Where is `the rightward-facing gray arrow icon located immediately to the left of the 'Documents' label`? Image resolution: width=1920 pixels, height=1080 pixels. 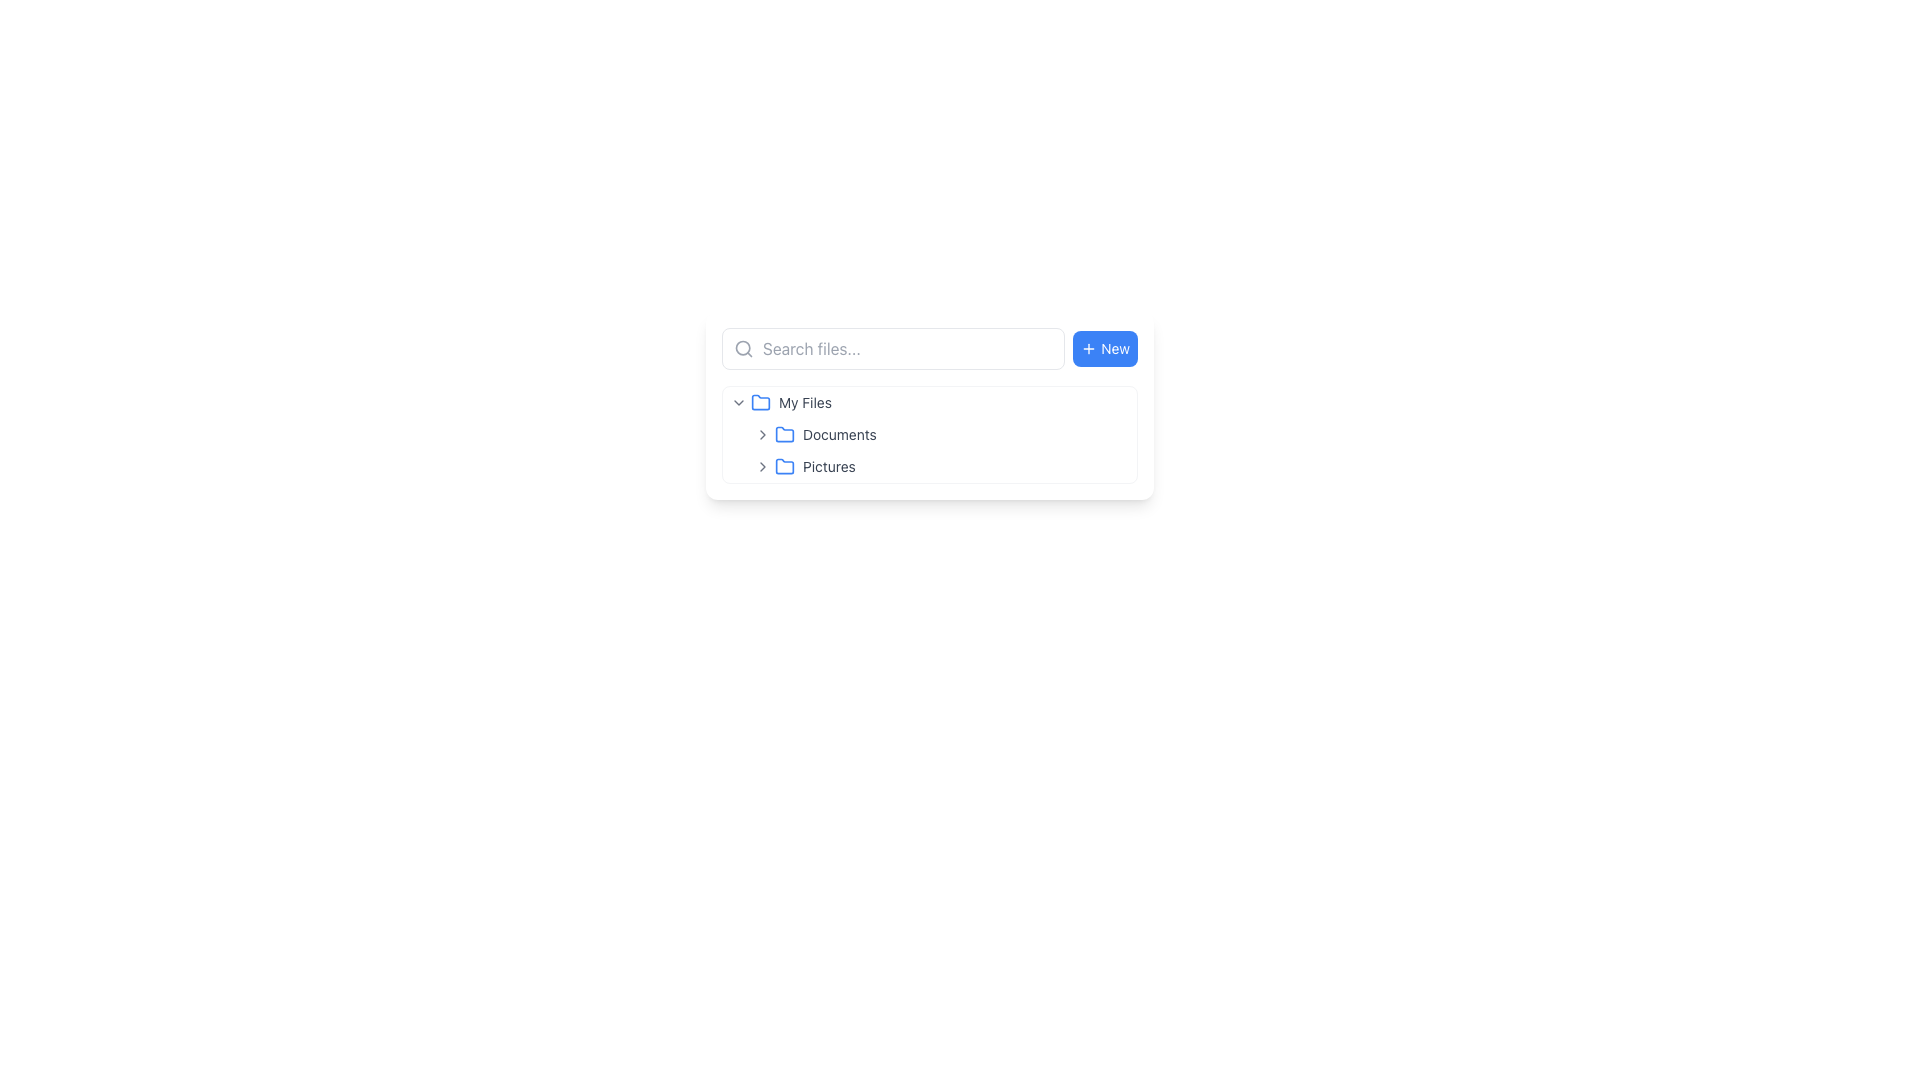
the rightward-facing gray arrow icon located immediately to the left of the 'Documents' label is located at coordinates (762, 434).